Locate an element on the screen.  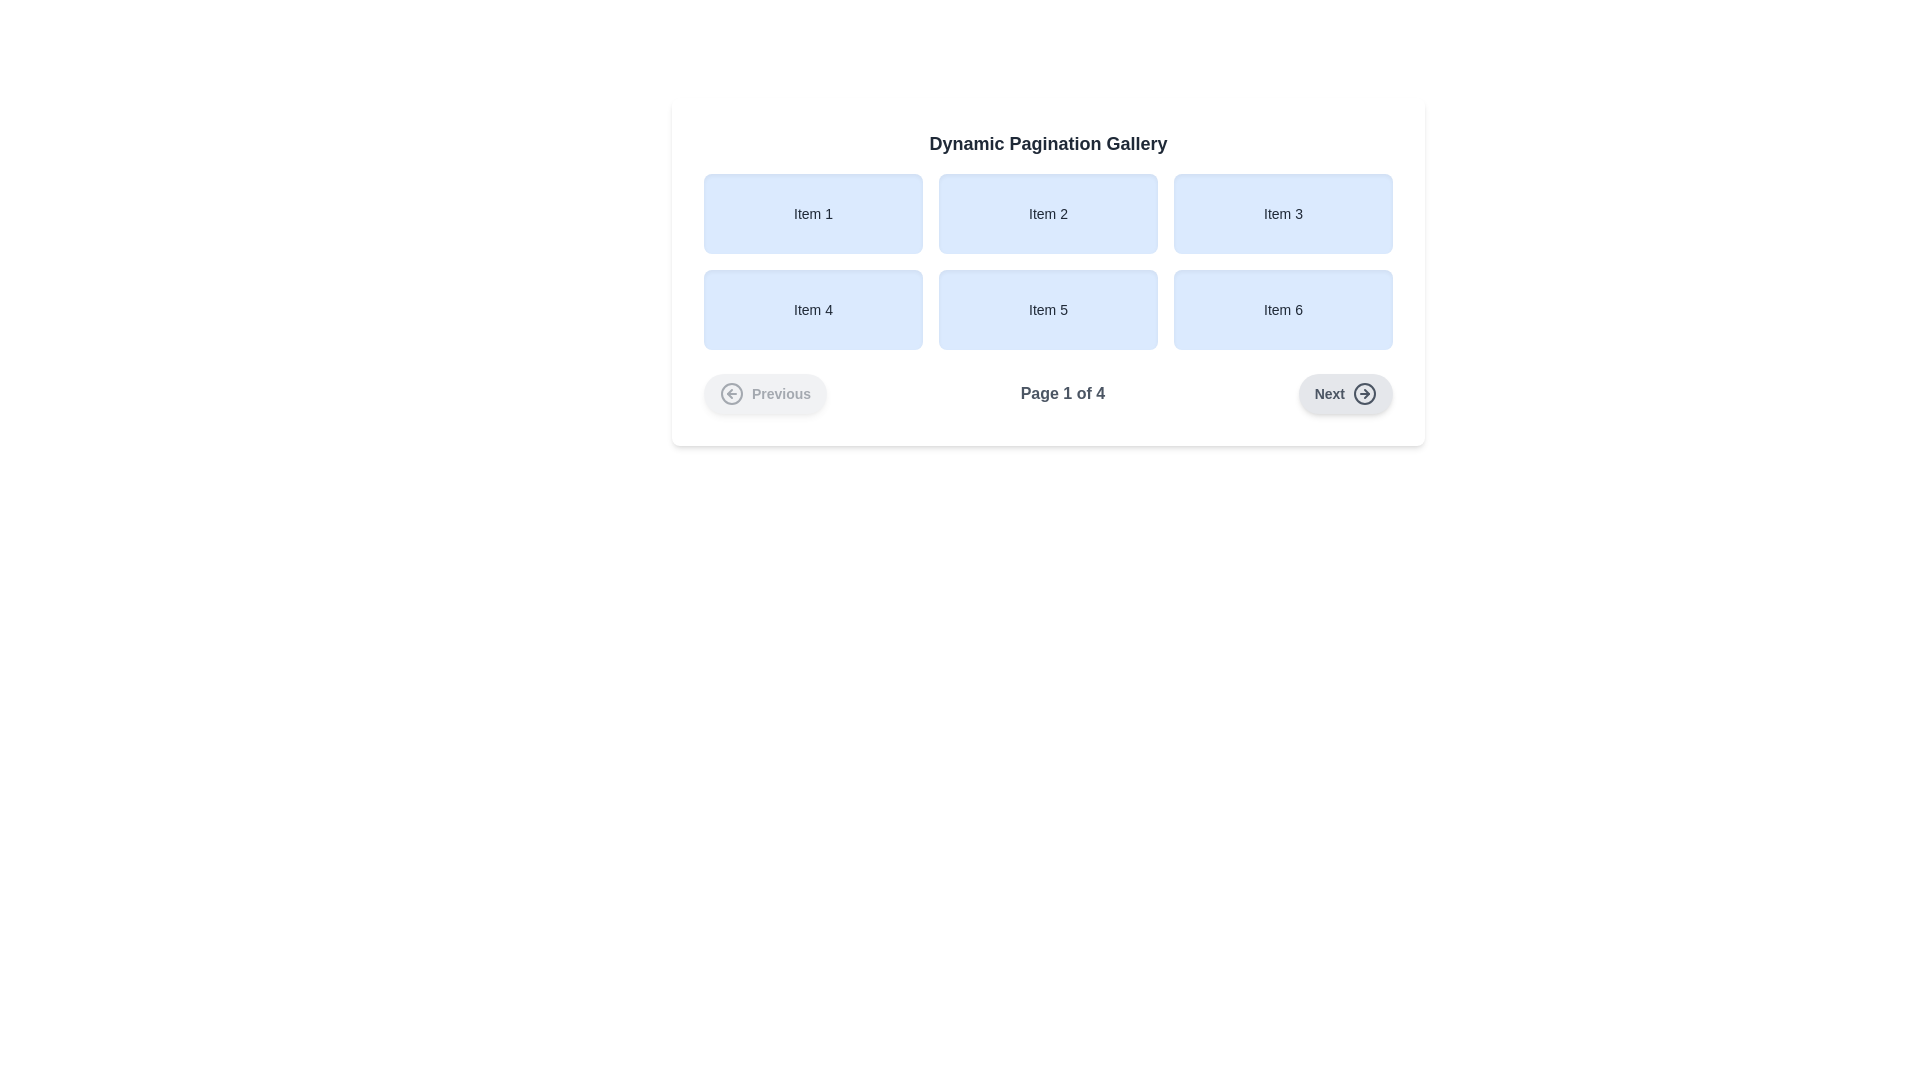
the circular icon element of the 'Previous' button located at the bottom-left corner of the interface is located at coordinates (730, 393).